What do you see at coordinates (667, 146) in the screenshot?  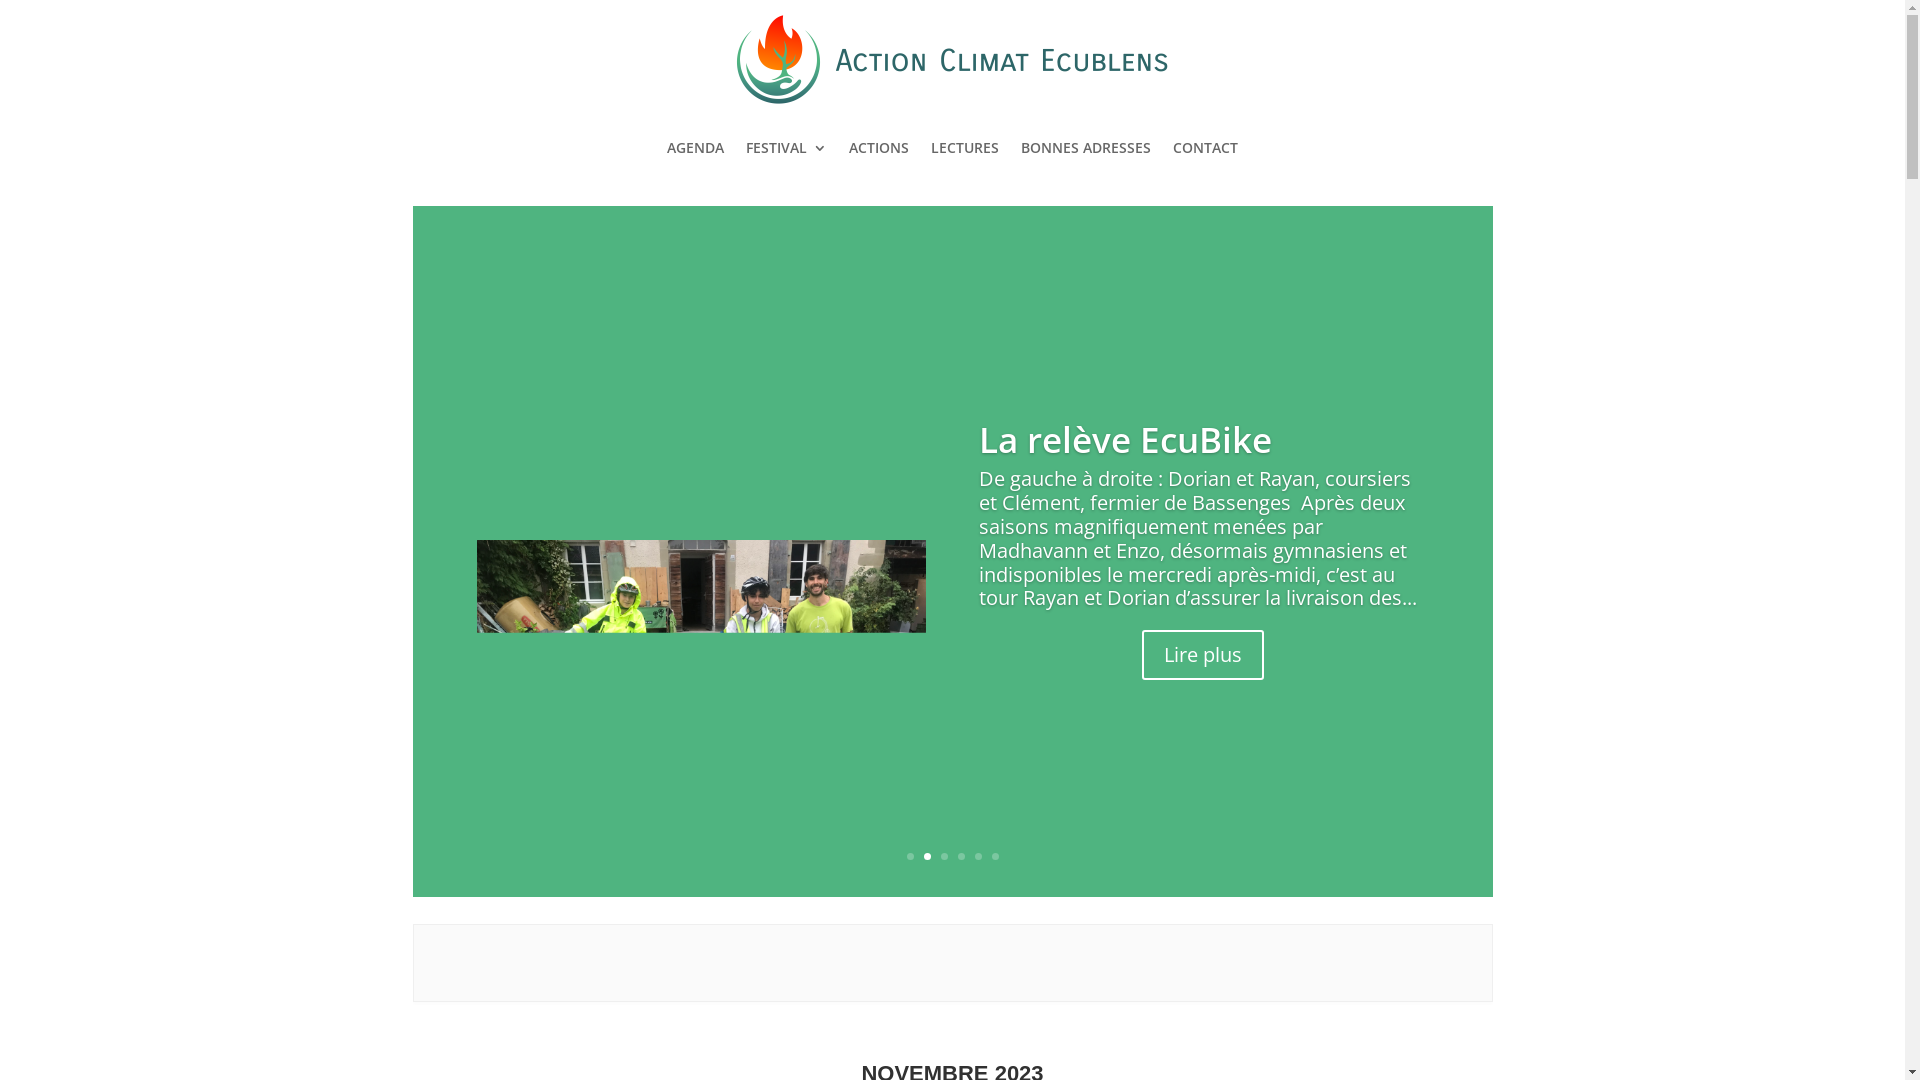 I see `'AGENDA'` at bounding box center [667, 146].